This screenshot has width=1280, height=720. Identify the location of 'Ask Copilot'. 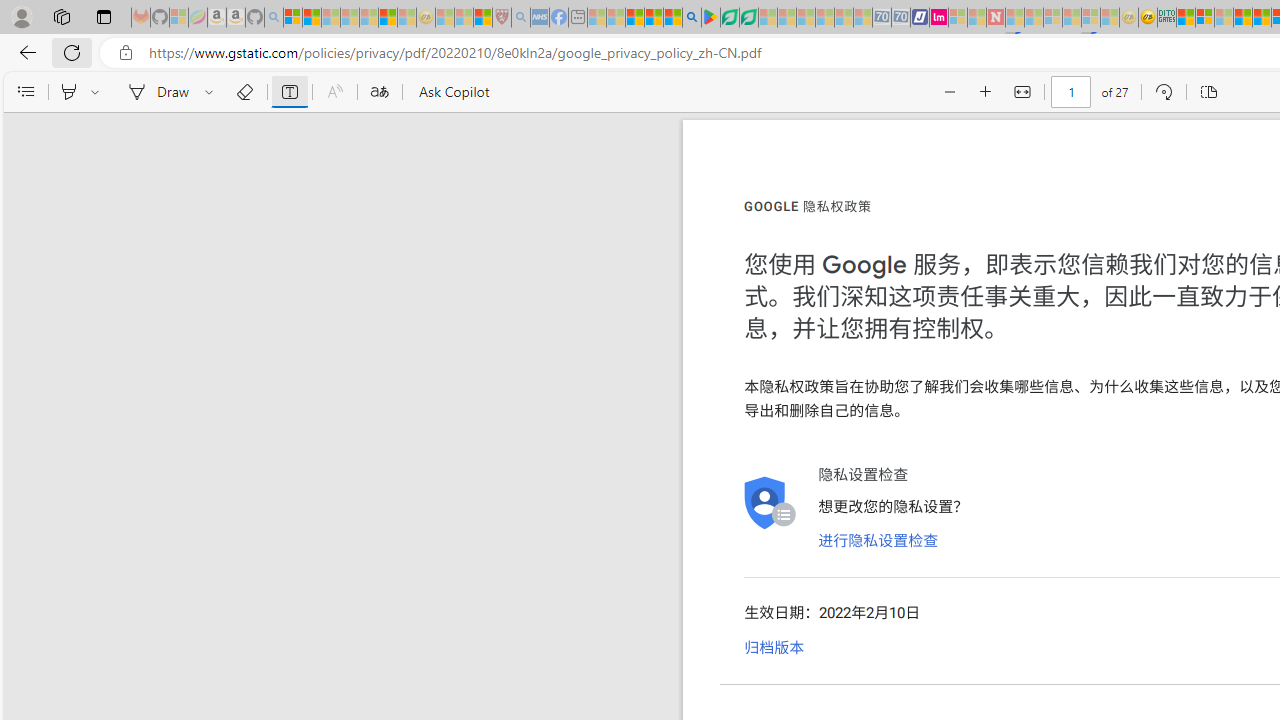
(452, 92).